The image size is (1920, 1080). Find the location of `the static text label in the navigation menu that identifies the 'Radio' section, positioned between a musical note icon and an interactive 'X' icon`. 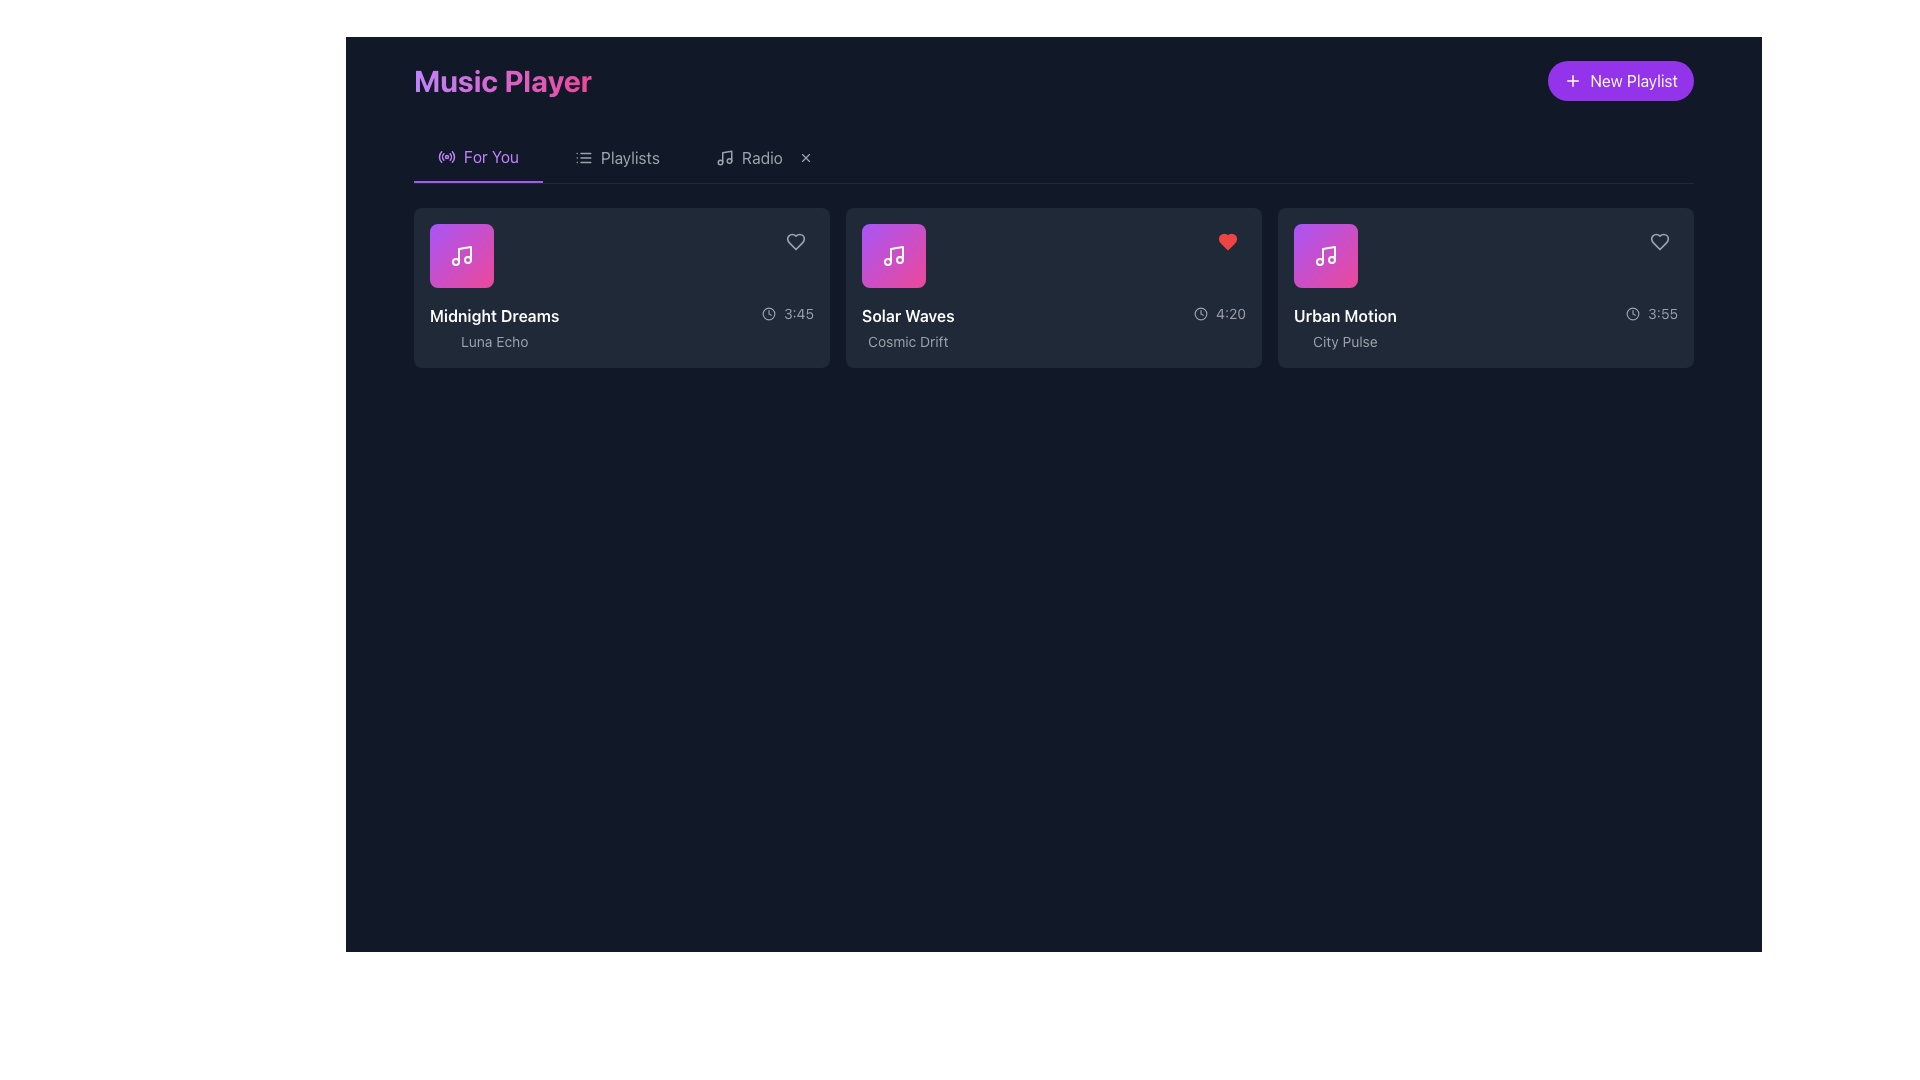

the static text label in the navigation menu that identifies the 'Radio' section, positioned between a musical note icon and an interactive 'X' icon is located at coordinates (761, 157).